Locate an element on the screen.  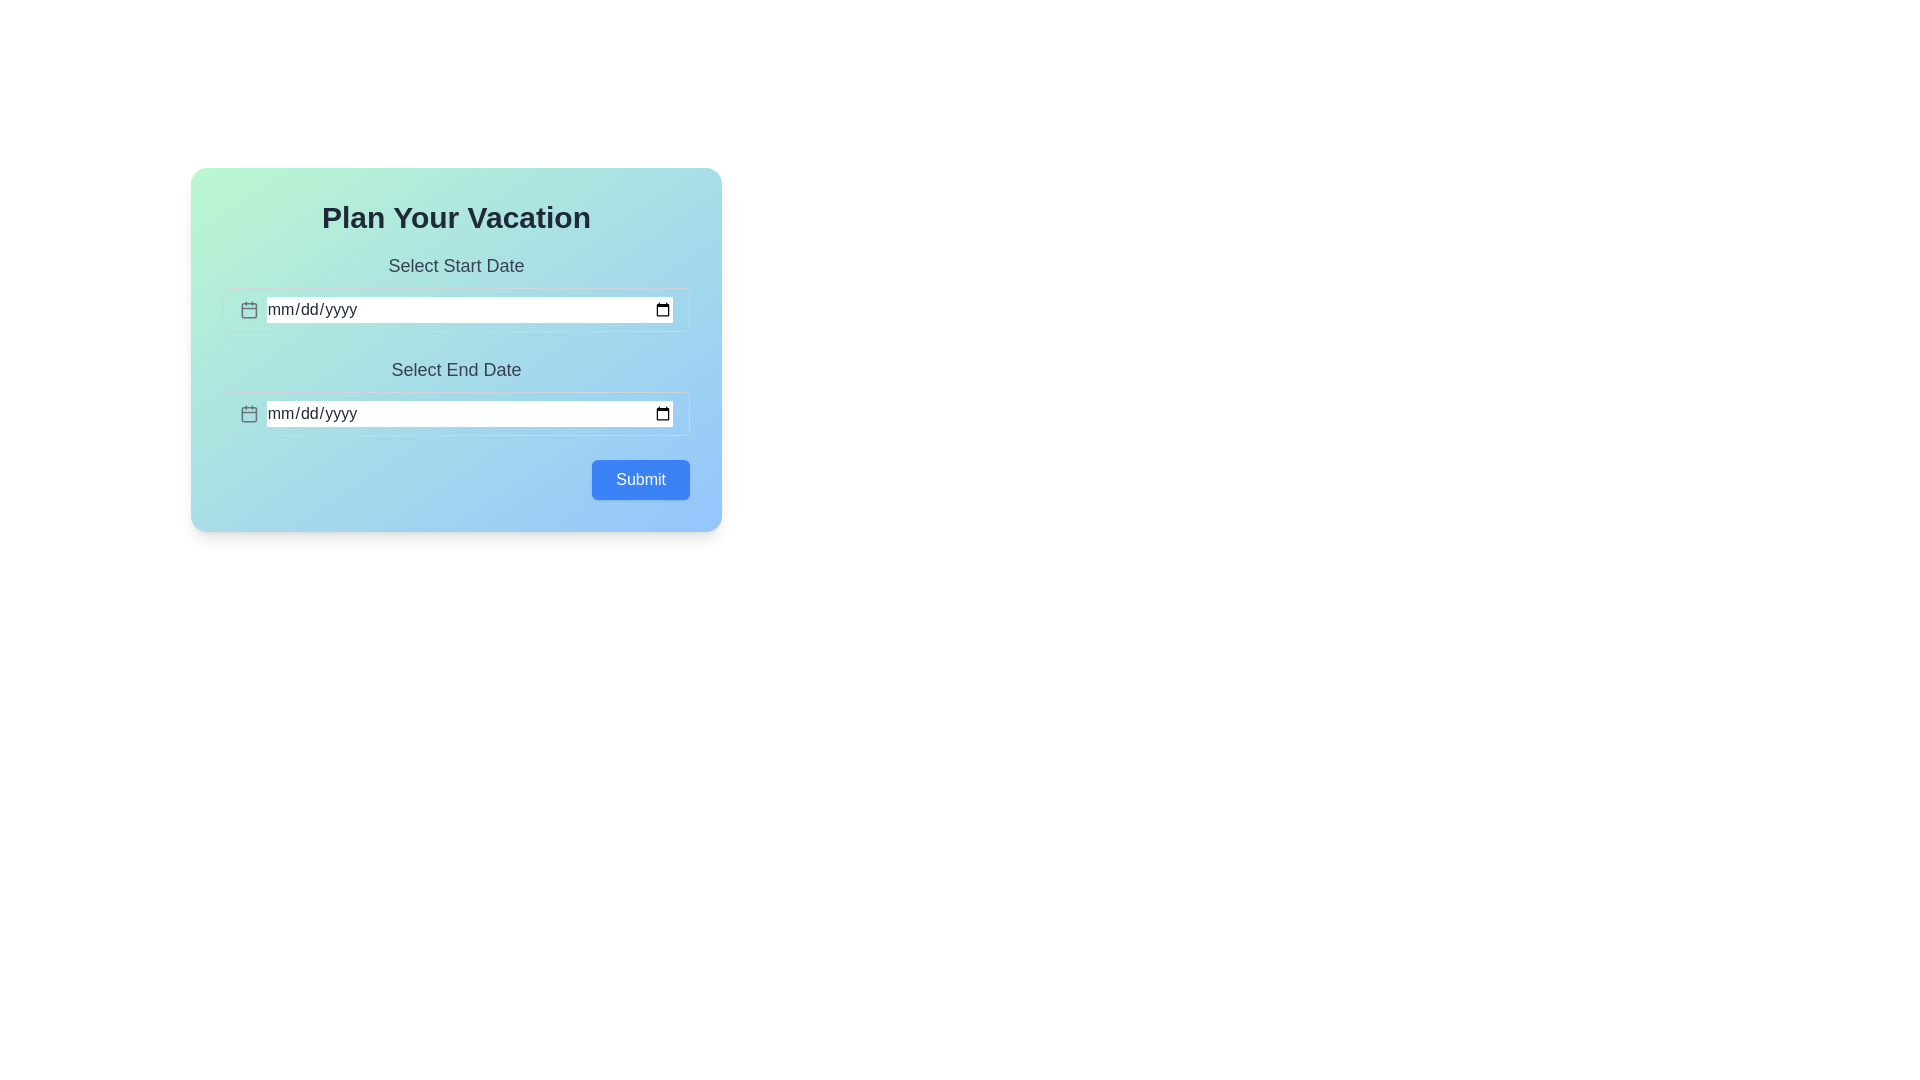
the calendar icon located to the left of the date input field in the 'Select End Date' section is located at coordinates (248, 412).